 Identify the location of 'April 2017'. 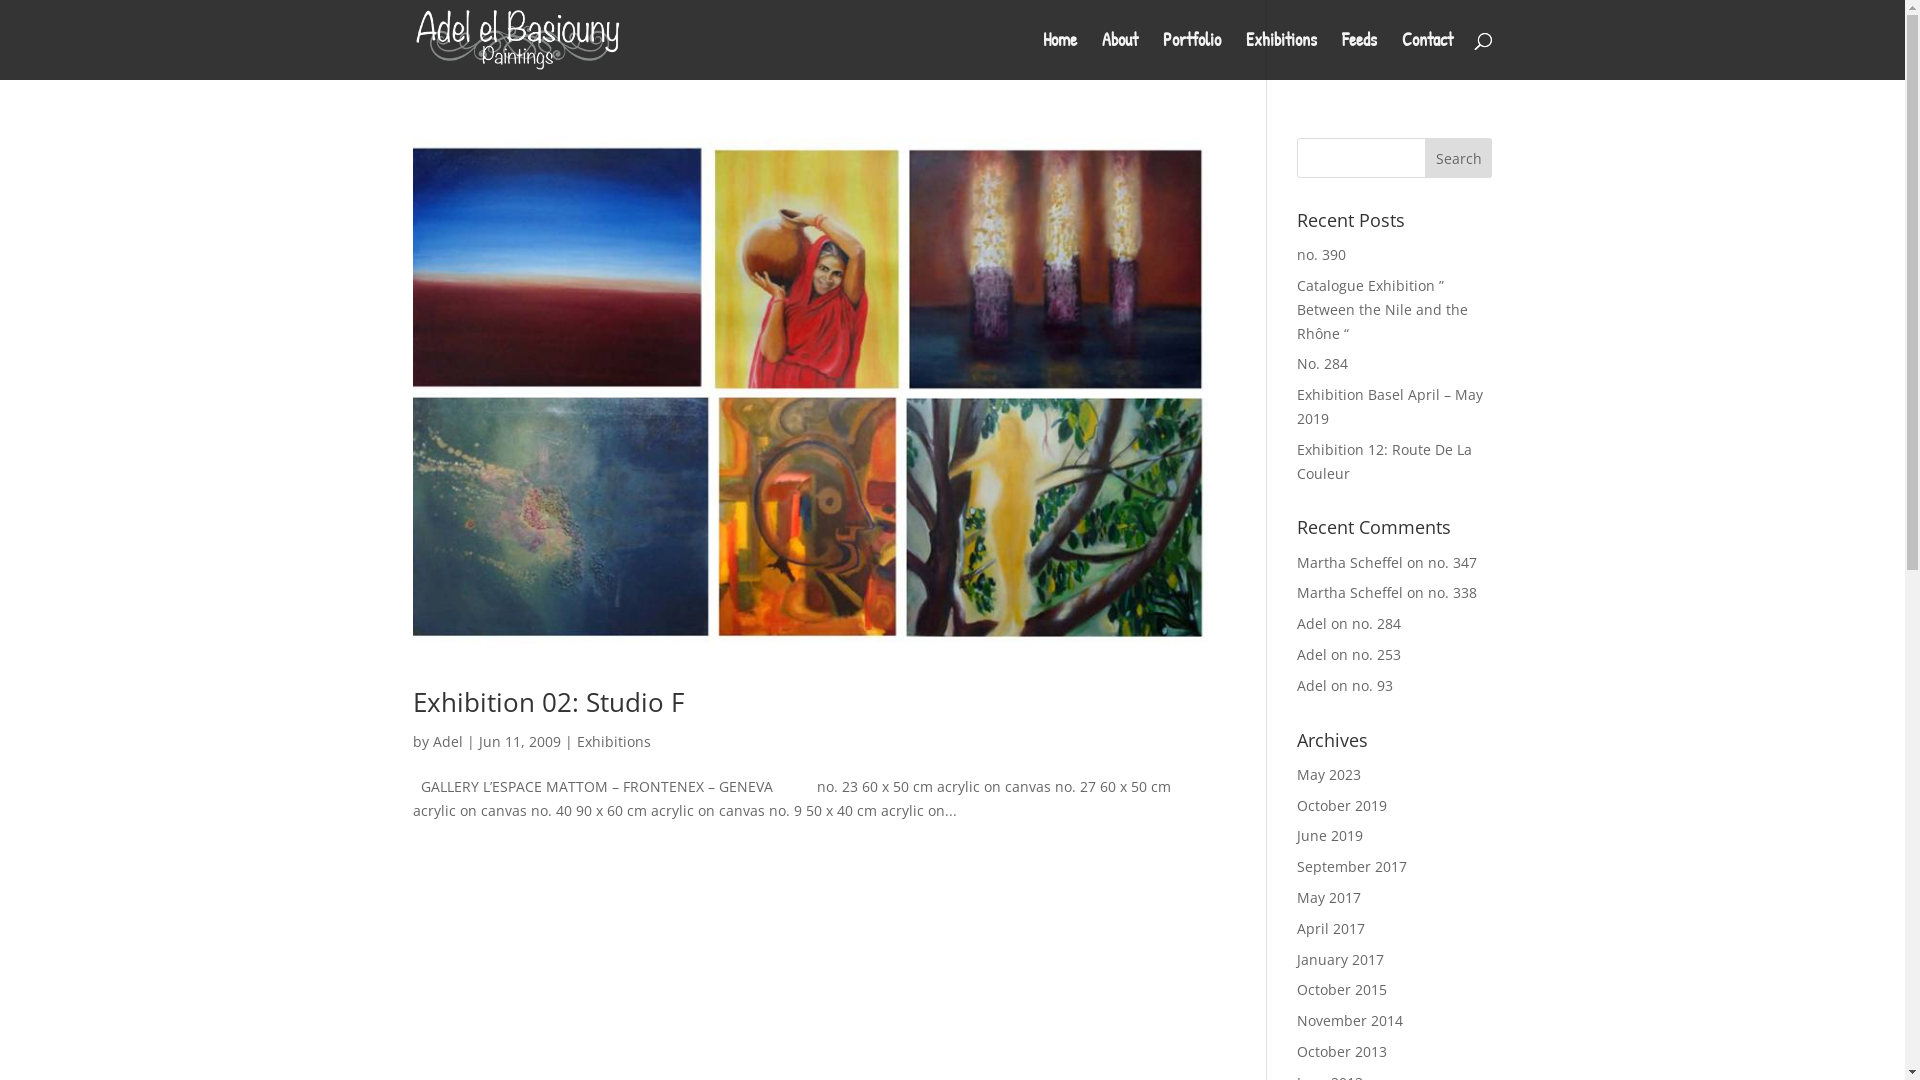
(1330, 928).